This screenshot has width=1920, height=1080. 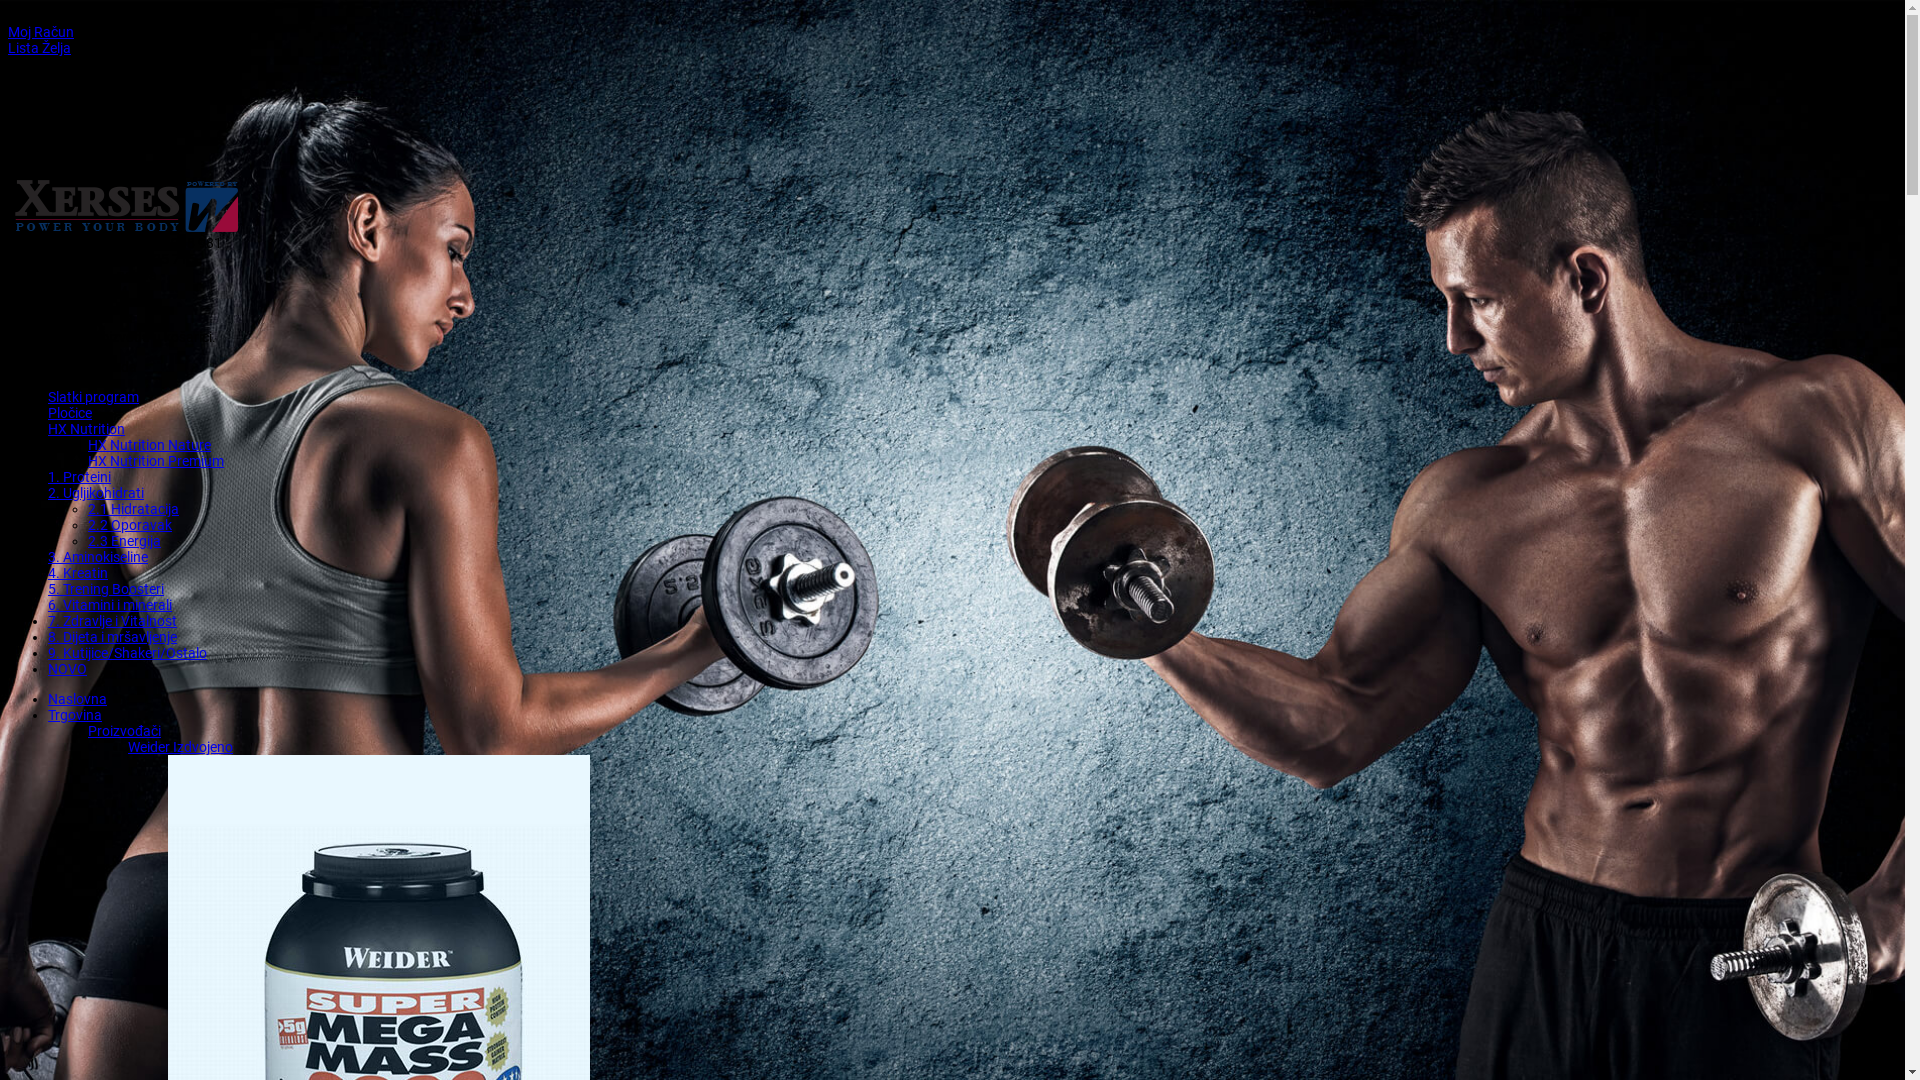 What do you see at coordinates (77, 697) in the screenshot?
I see `'Naslovna'` at bounding box center [77, 697].